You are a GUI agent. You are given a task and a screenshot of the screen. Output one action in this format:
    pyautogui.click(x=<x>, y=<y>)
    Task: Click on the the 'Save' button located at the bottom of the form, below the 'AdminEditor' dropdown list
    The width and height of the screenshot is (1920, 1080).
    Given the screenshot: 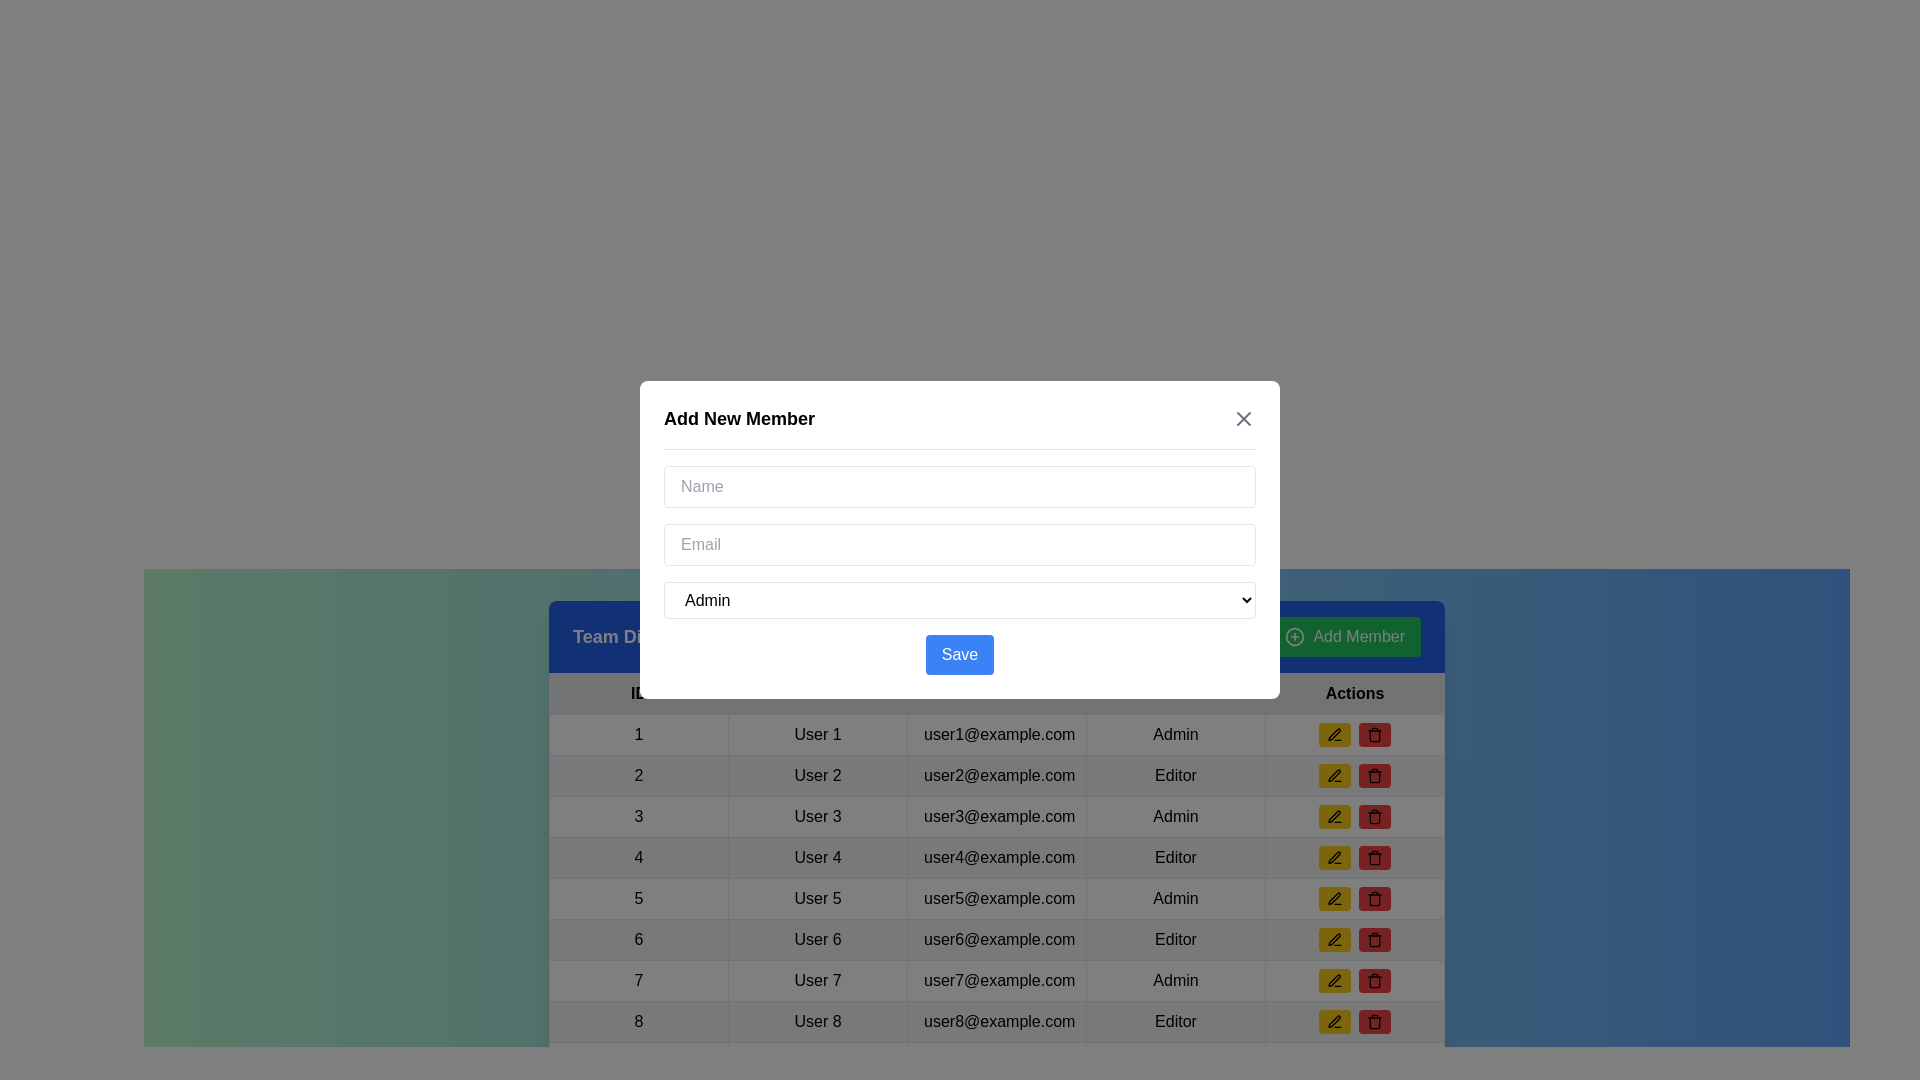 What is the action you would take?
    pyautogui.click(x=960, y=655)
    